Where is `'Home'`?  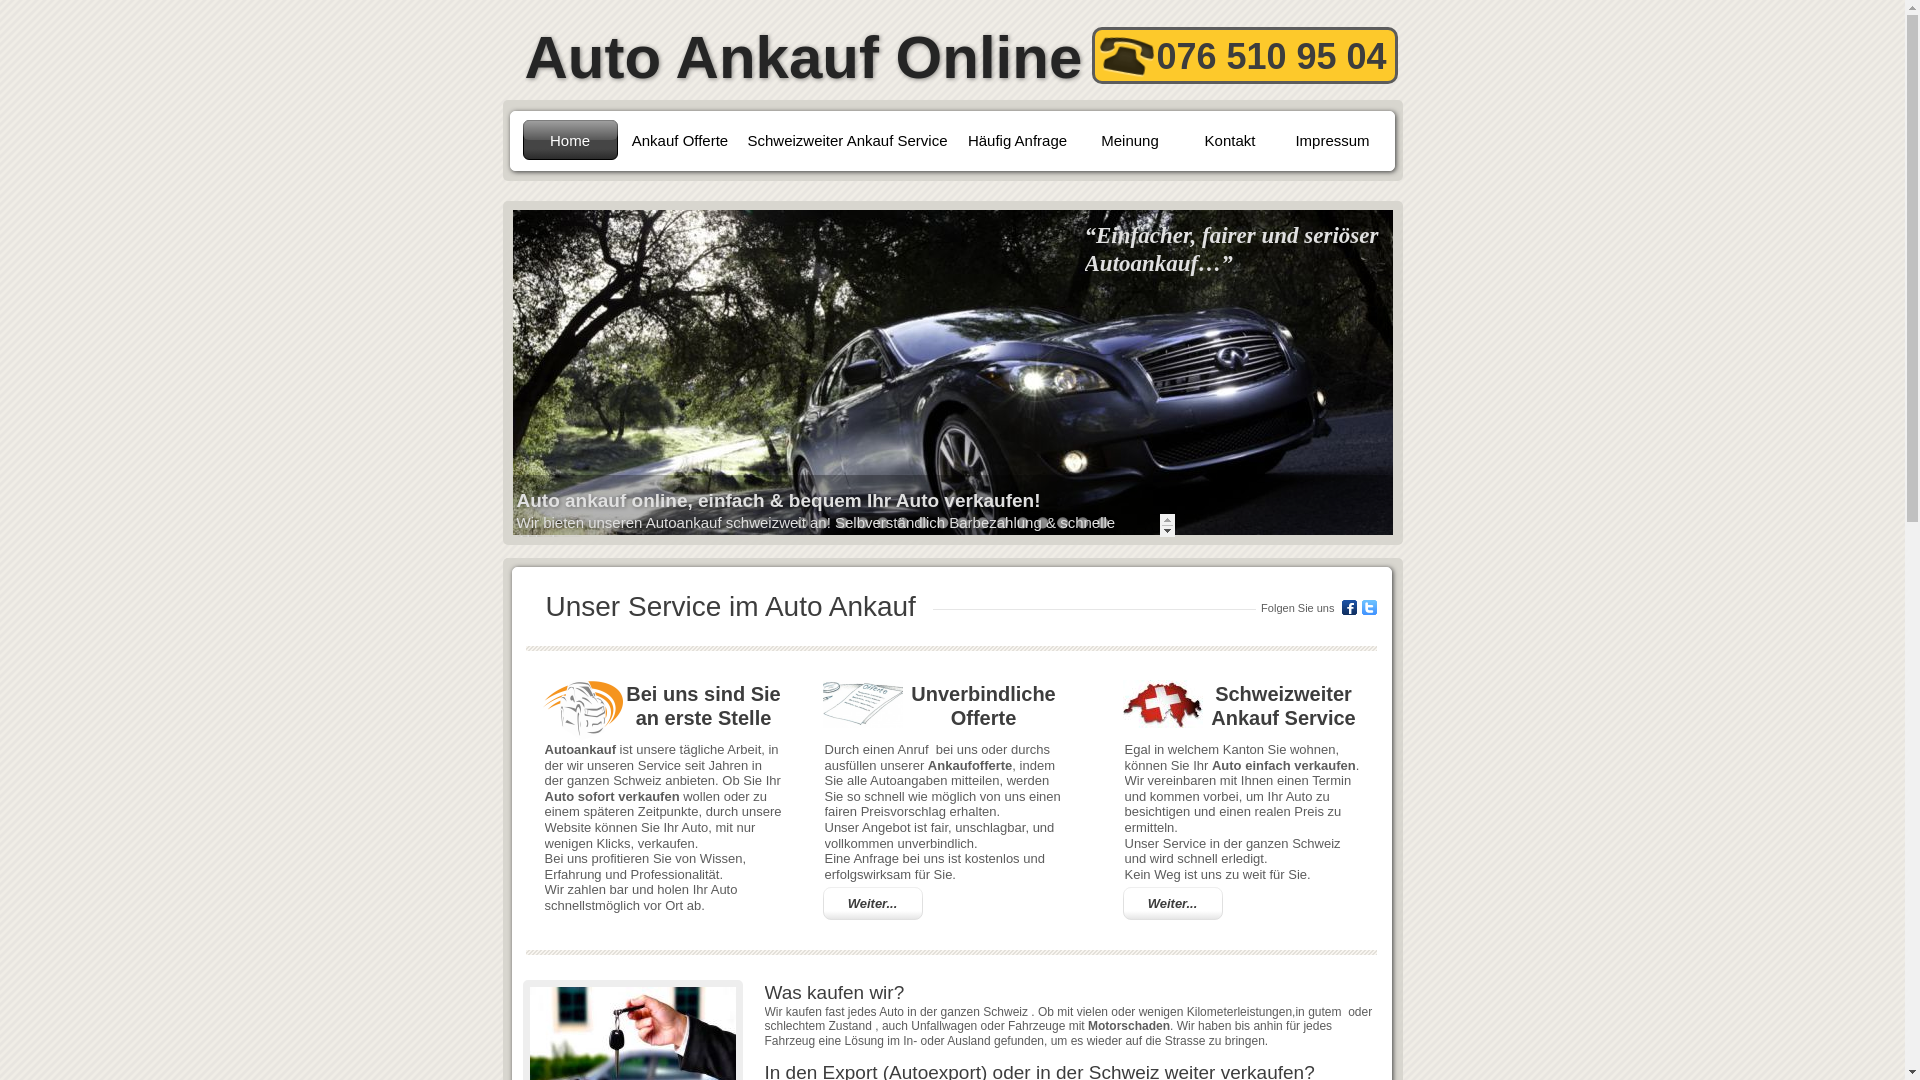 'Home' is located at coordinates (569, 139).